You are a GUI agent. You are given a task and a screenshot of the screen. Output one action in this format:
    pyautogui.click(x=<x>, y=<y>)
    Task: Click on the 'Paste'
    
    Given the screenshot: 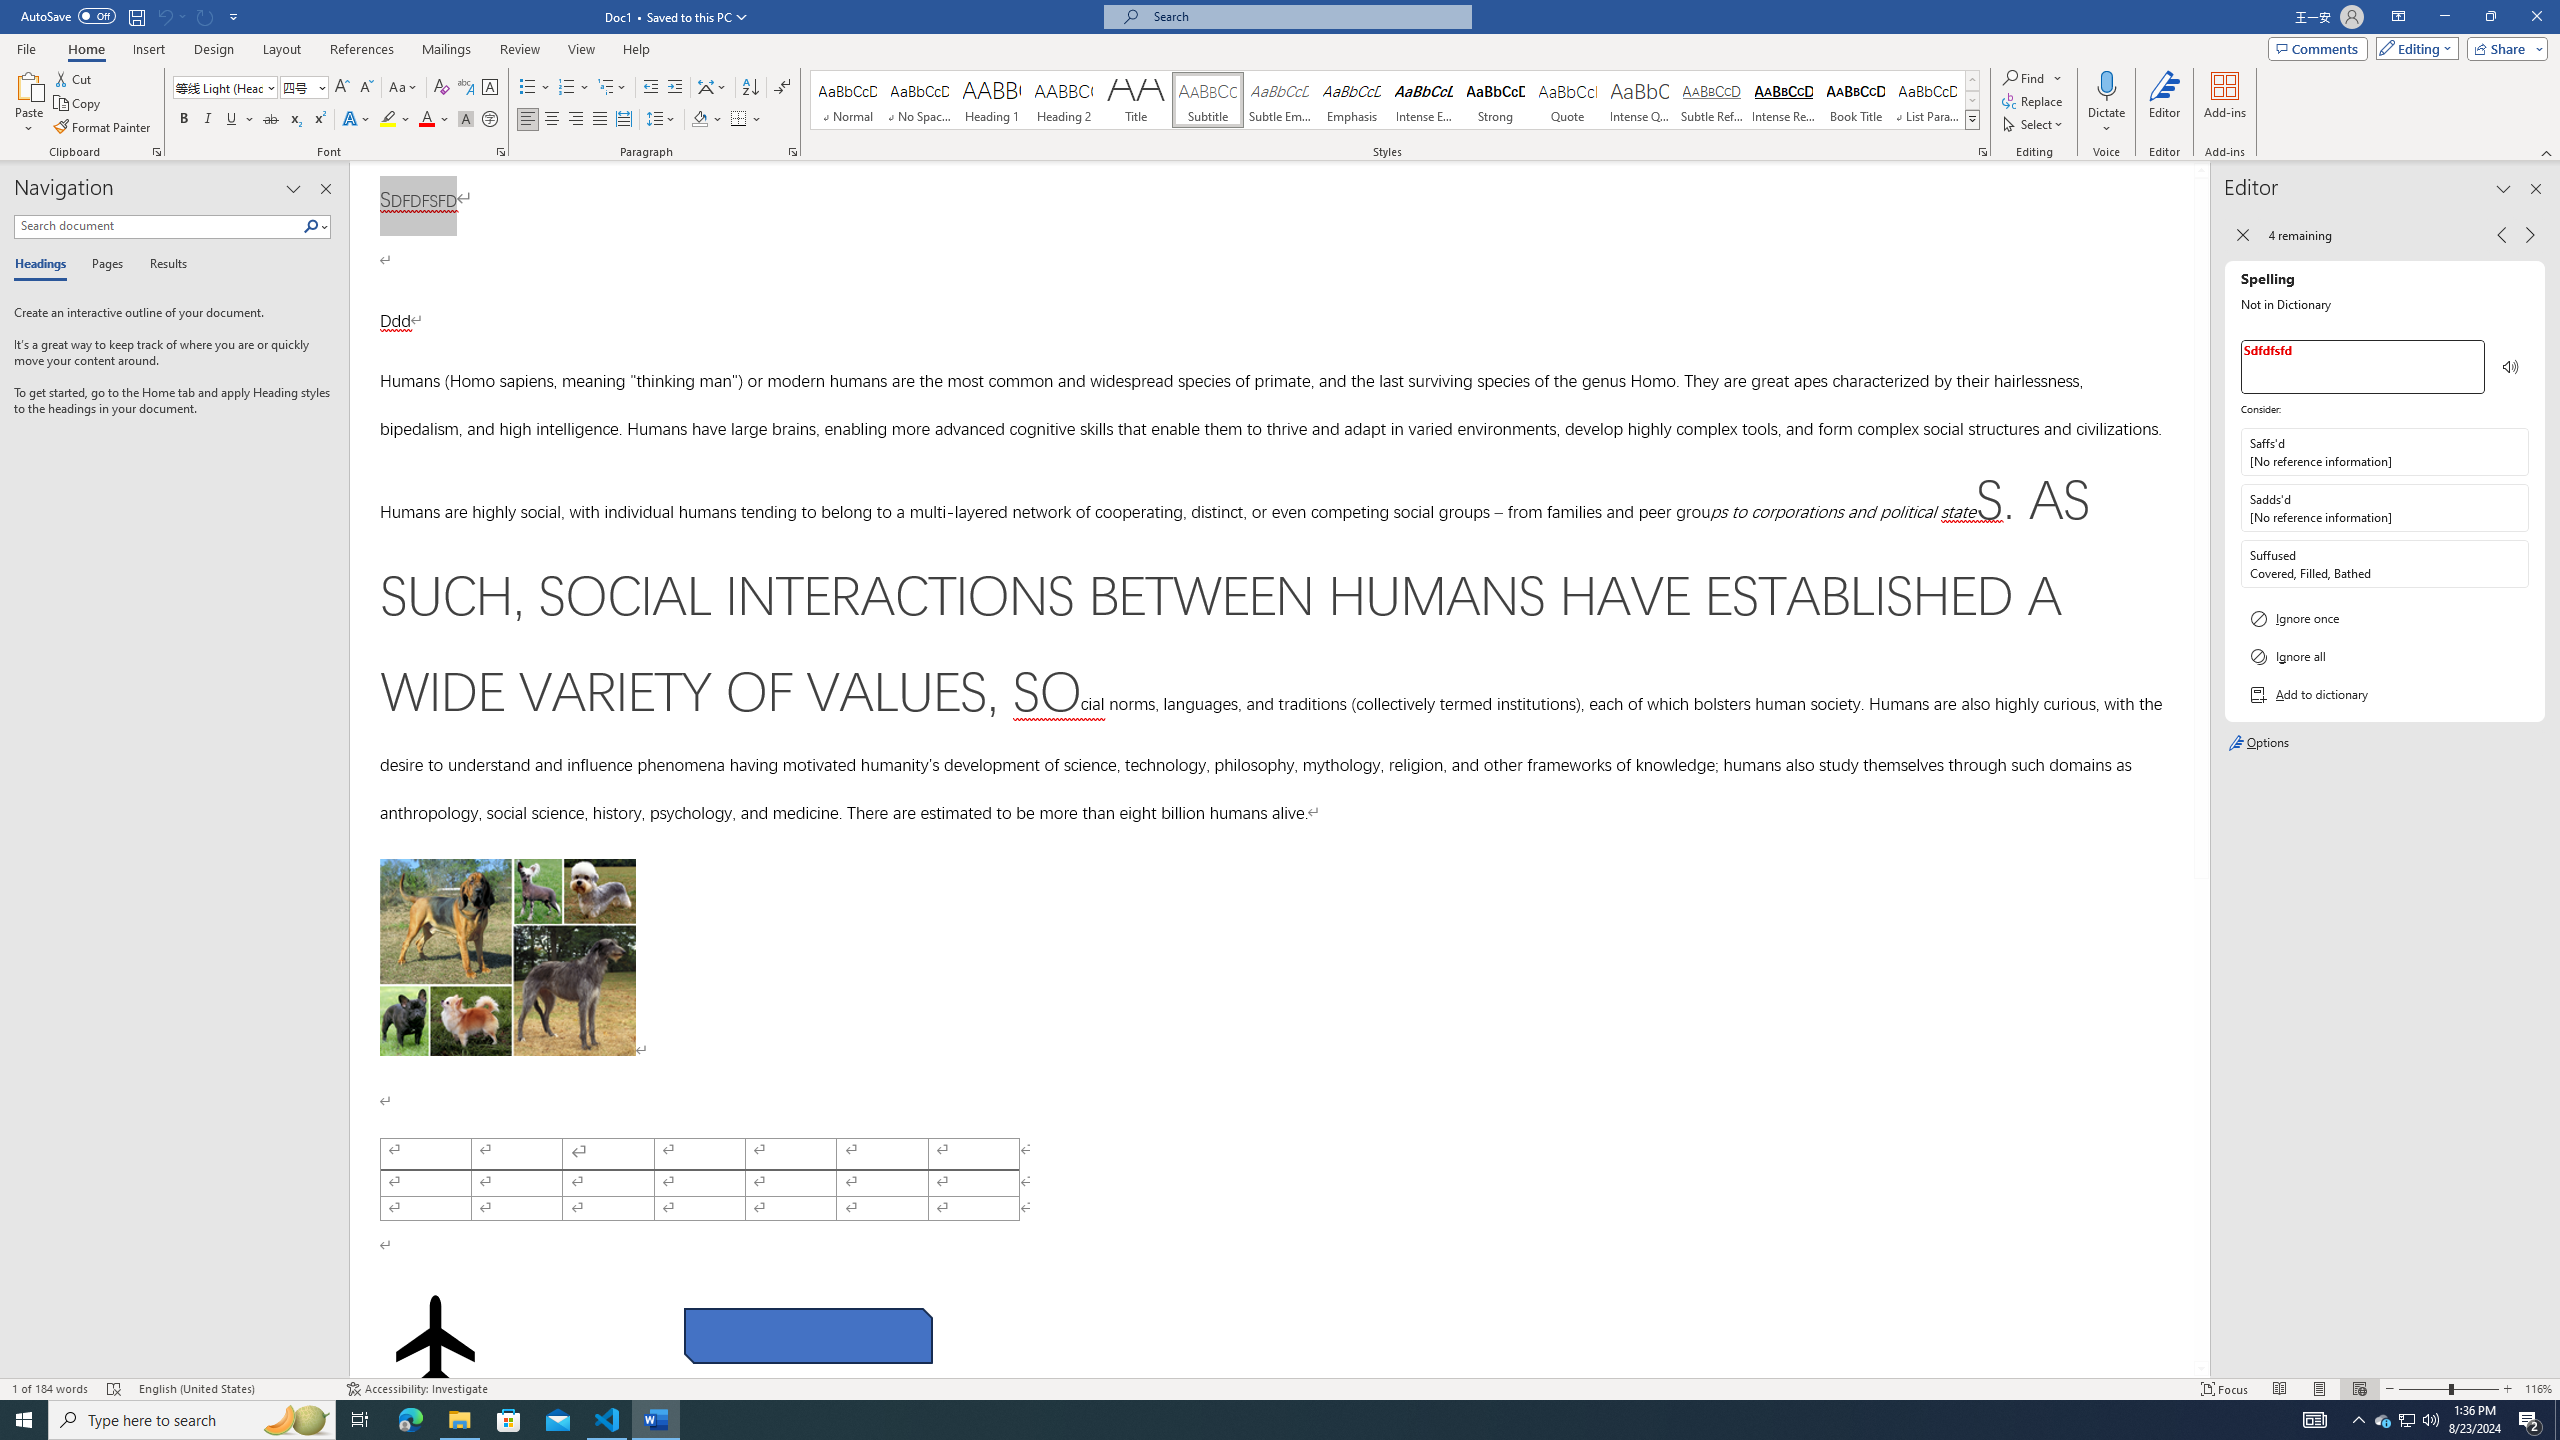 What is the action you would take?
    pyautogui.click(x=28, y=84)
    